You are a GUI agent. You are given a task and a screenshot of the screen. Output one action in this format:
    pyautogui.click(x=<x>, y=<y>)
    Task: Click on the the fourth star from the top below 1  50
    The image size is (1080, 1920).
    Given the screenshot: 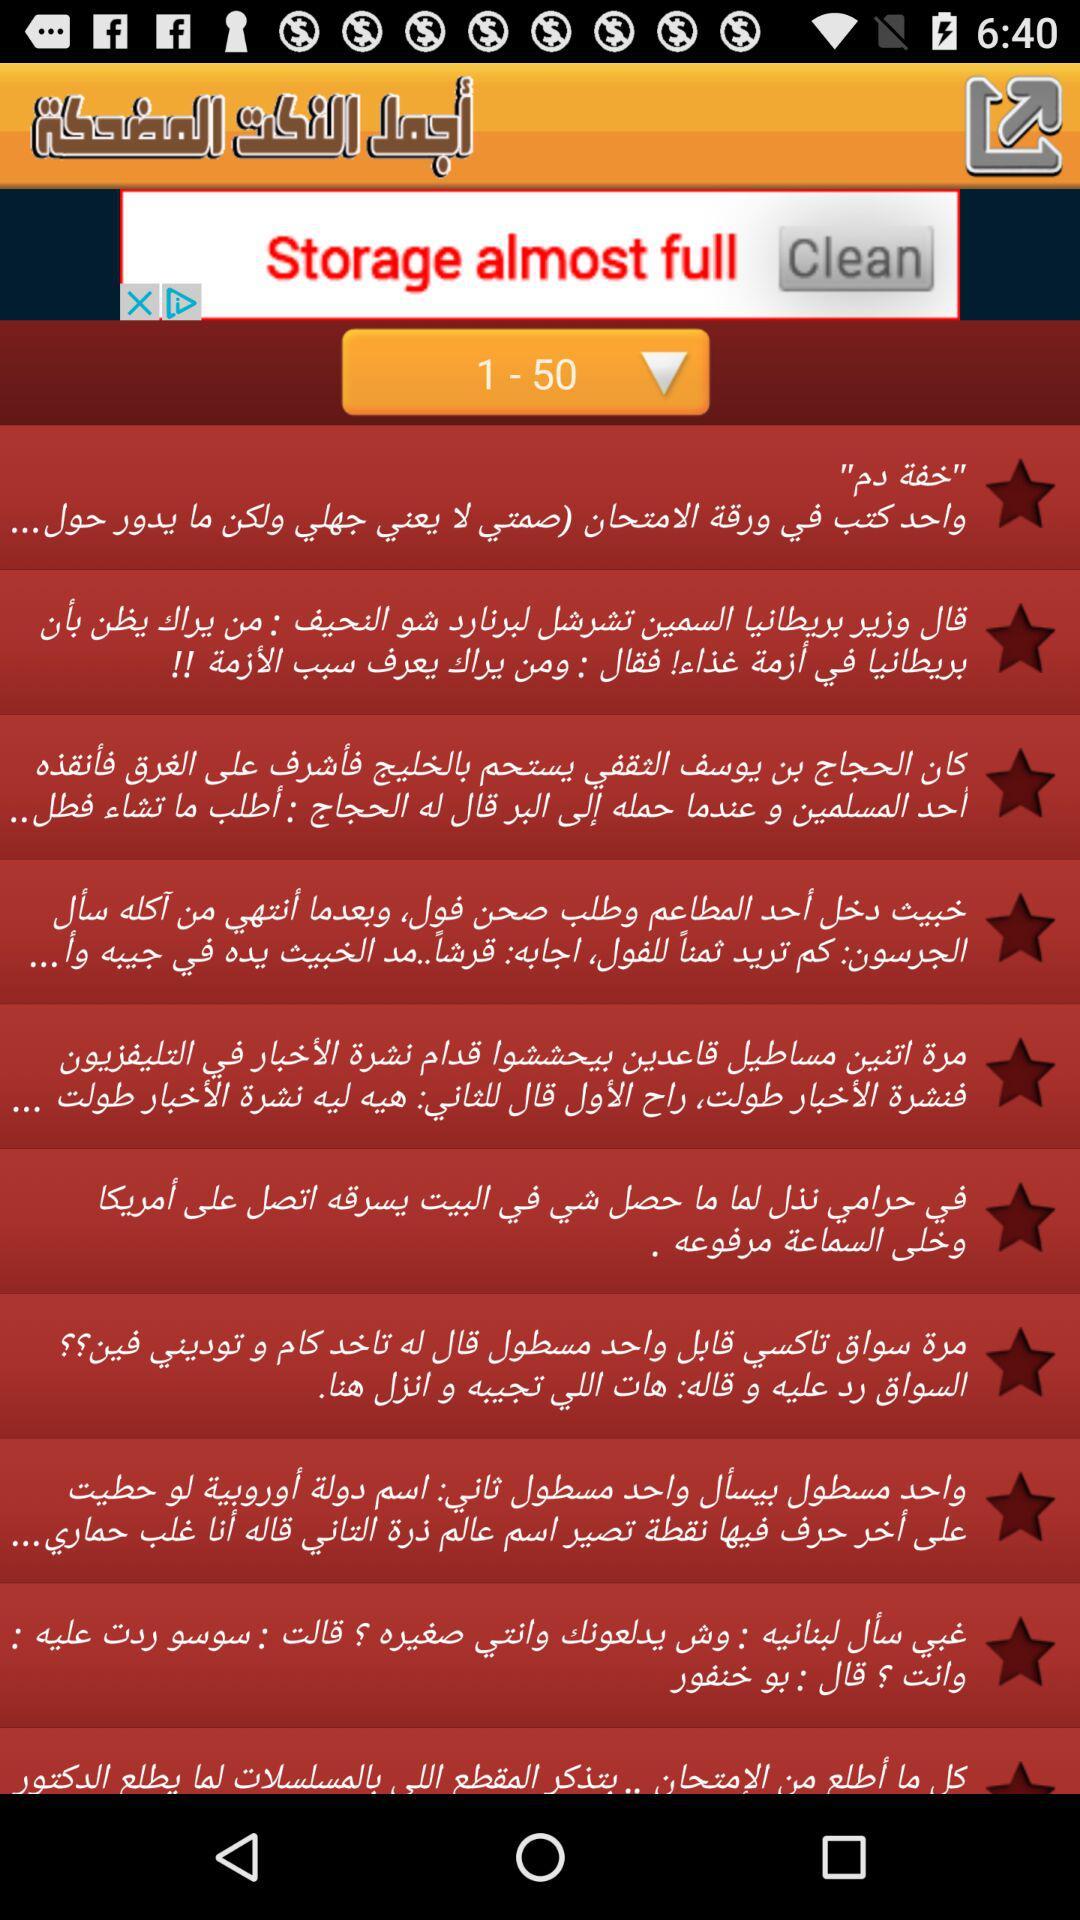 What is the action you would take?
    pyautogui.click(x=1033, y=926)
    